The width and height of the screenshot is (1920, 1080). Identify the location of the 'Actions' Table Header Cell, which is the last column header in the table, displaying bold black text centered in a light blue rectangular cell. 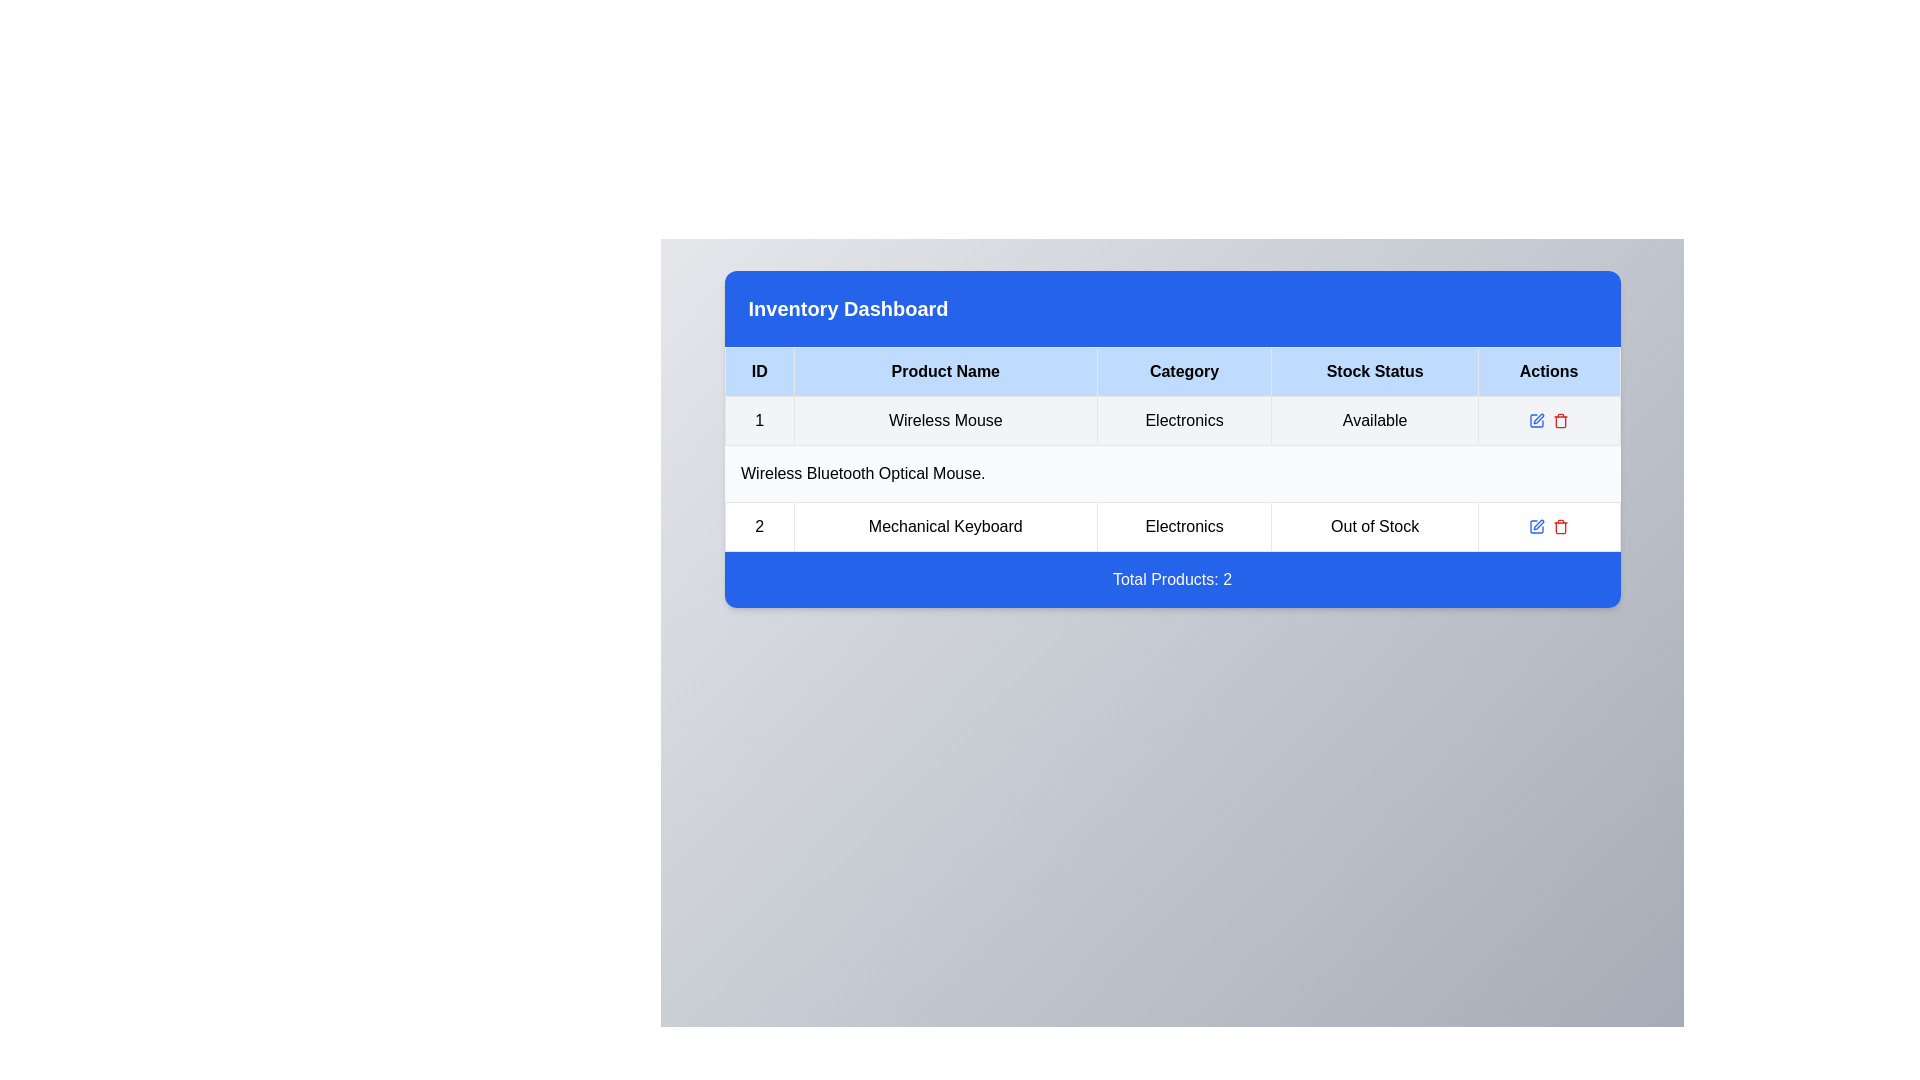
(1548, 371).